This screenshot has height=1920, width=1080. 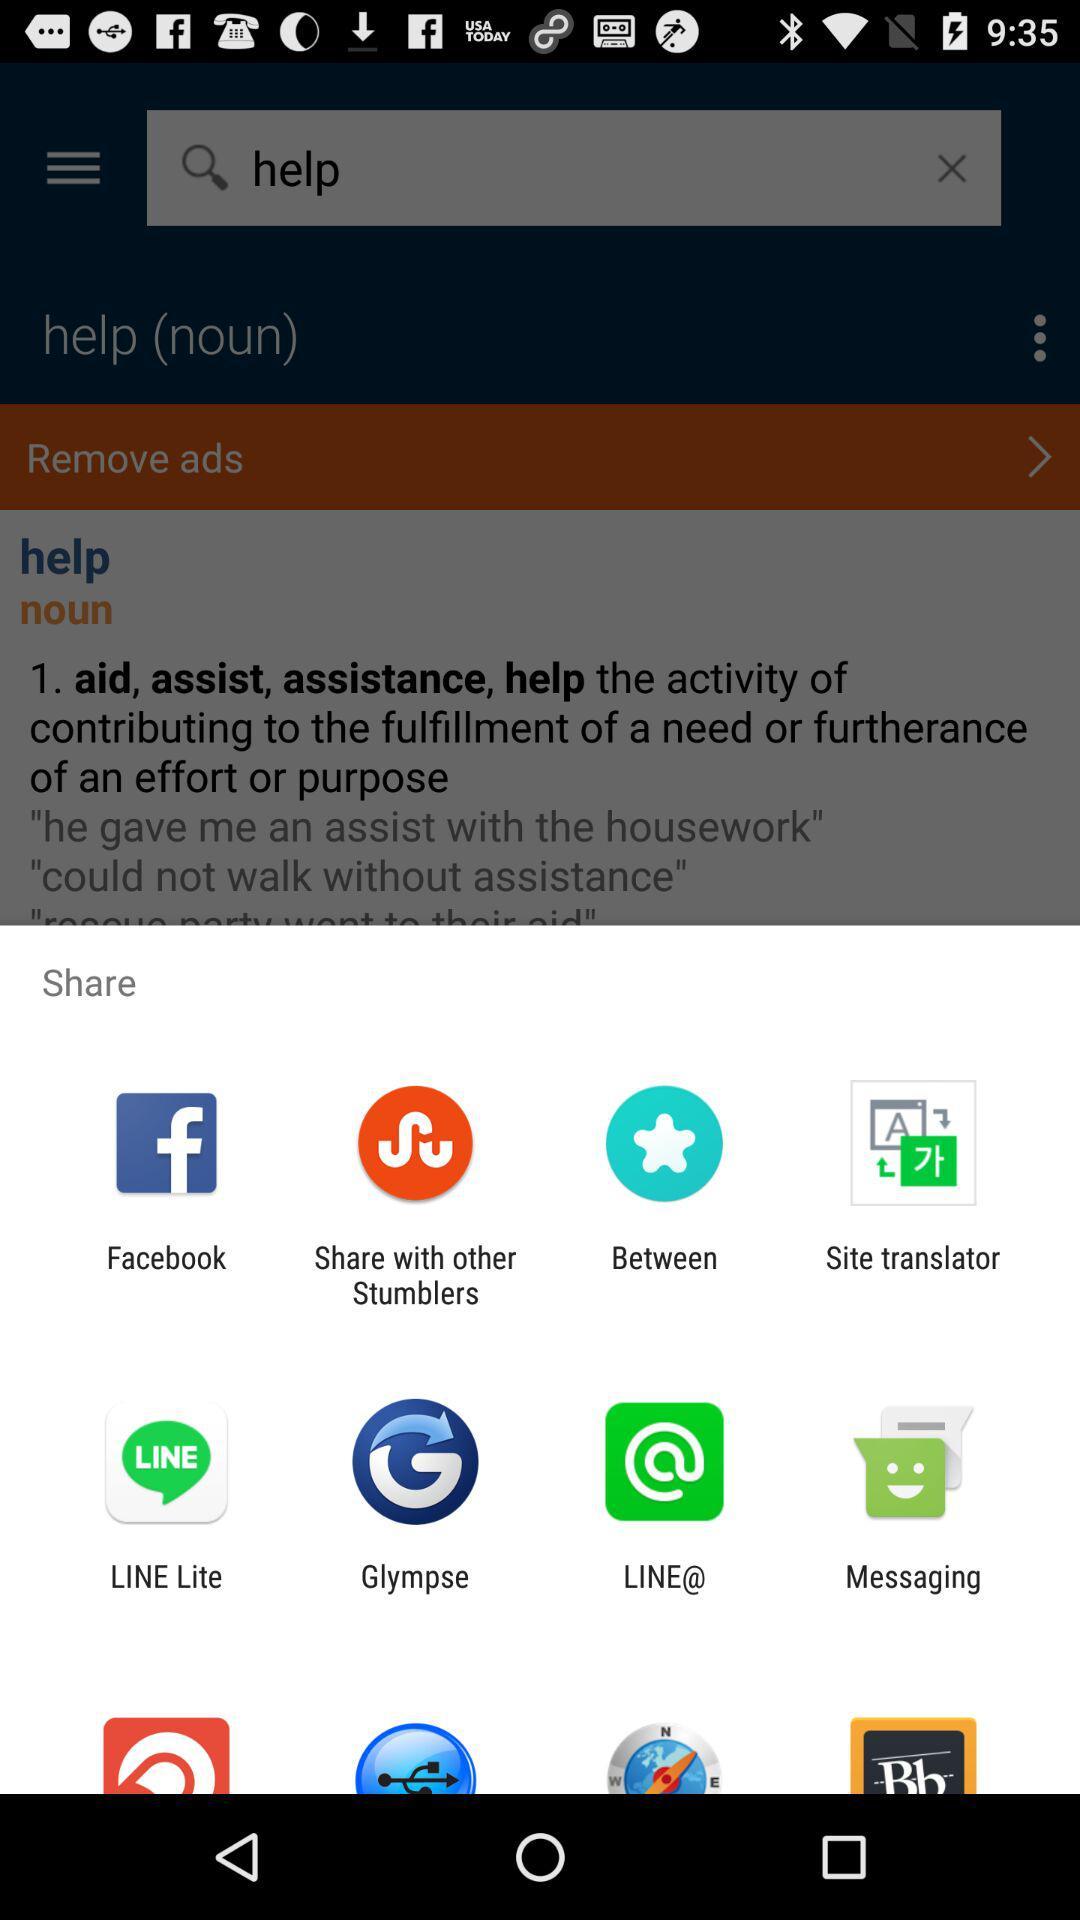 I want to click on the icon to the left of line@ app, so click(x=414, y=1592).